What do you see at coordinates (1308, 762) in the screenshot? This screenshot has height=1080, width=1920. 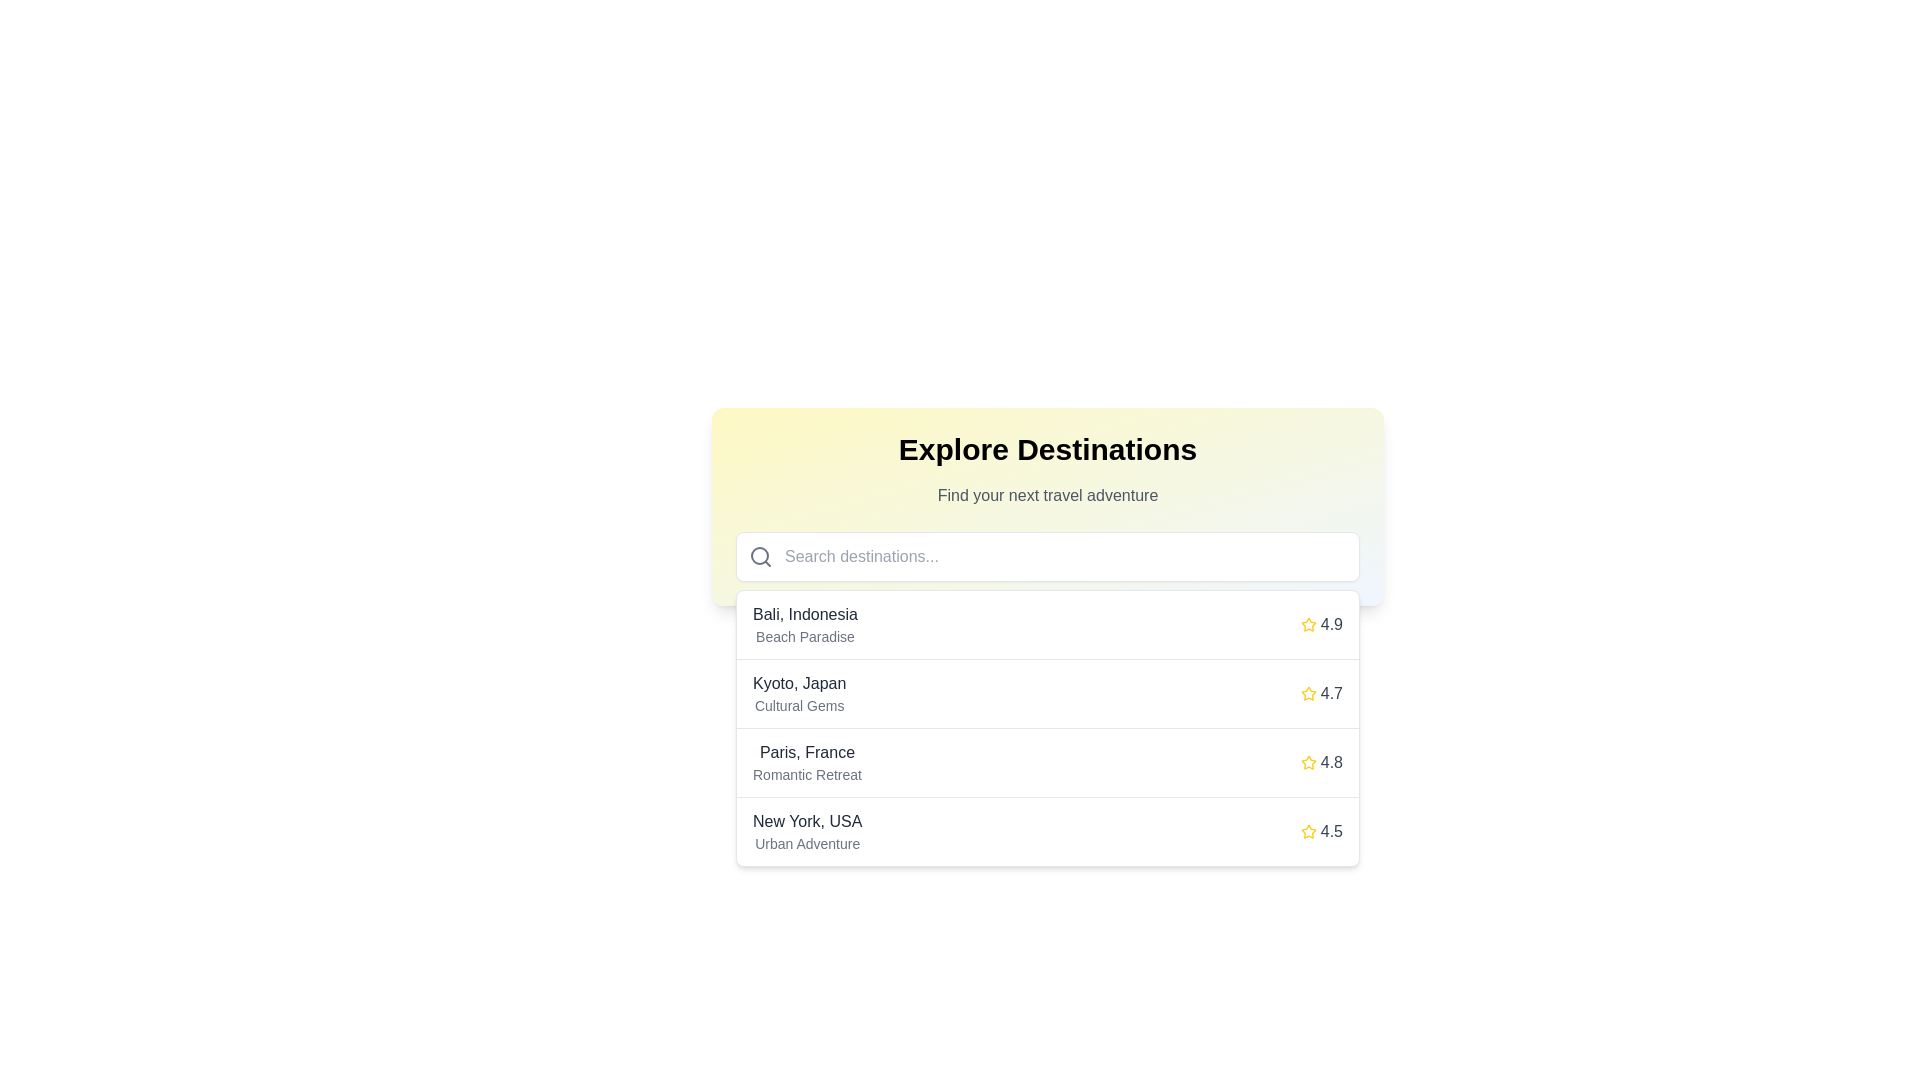 I see `the five-pointed star icon with a yellow fill and distinctive outline, located to the right of 'Paris, France' and the rating '4.8'` at bounding box center [1308, 762].